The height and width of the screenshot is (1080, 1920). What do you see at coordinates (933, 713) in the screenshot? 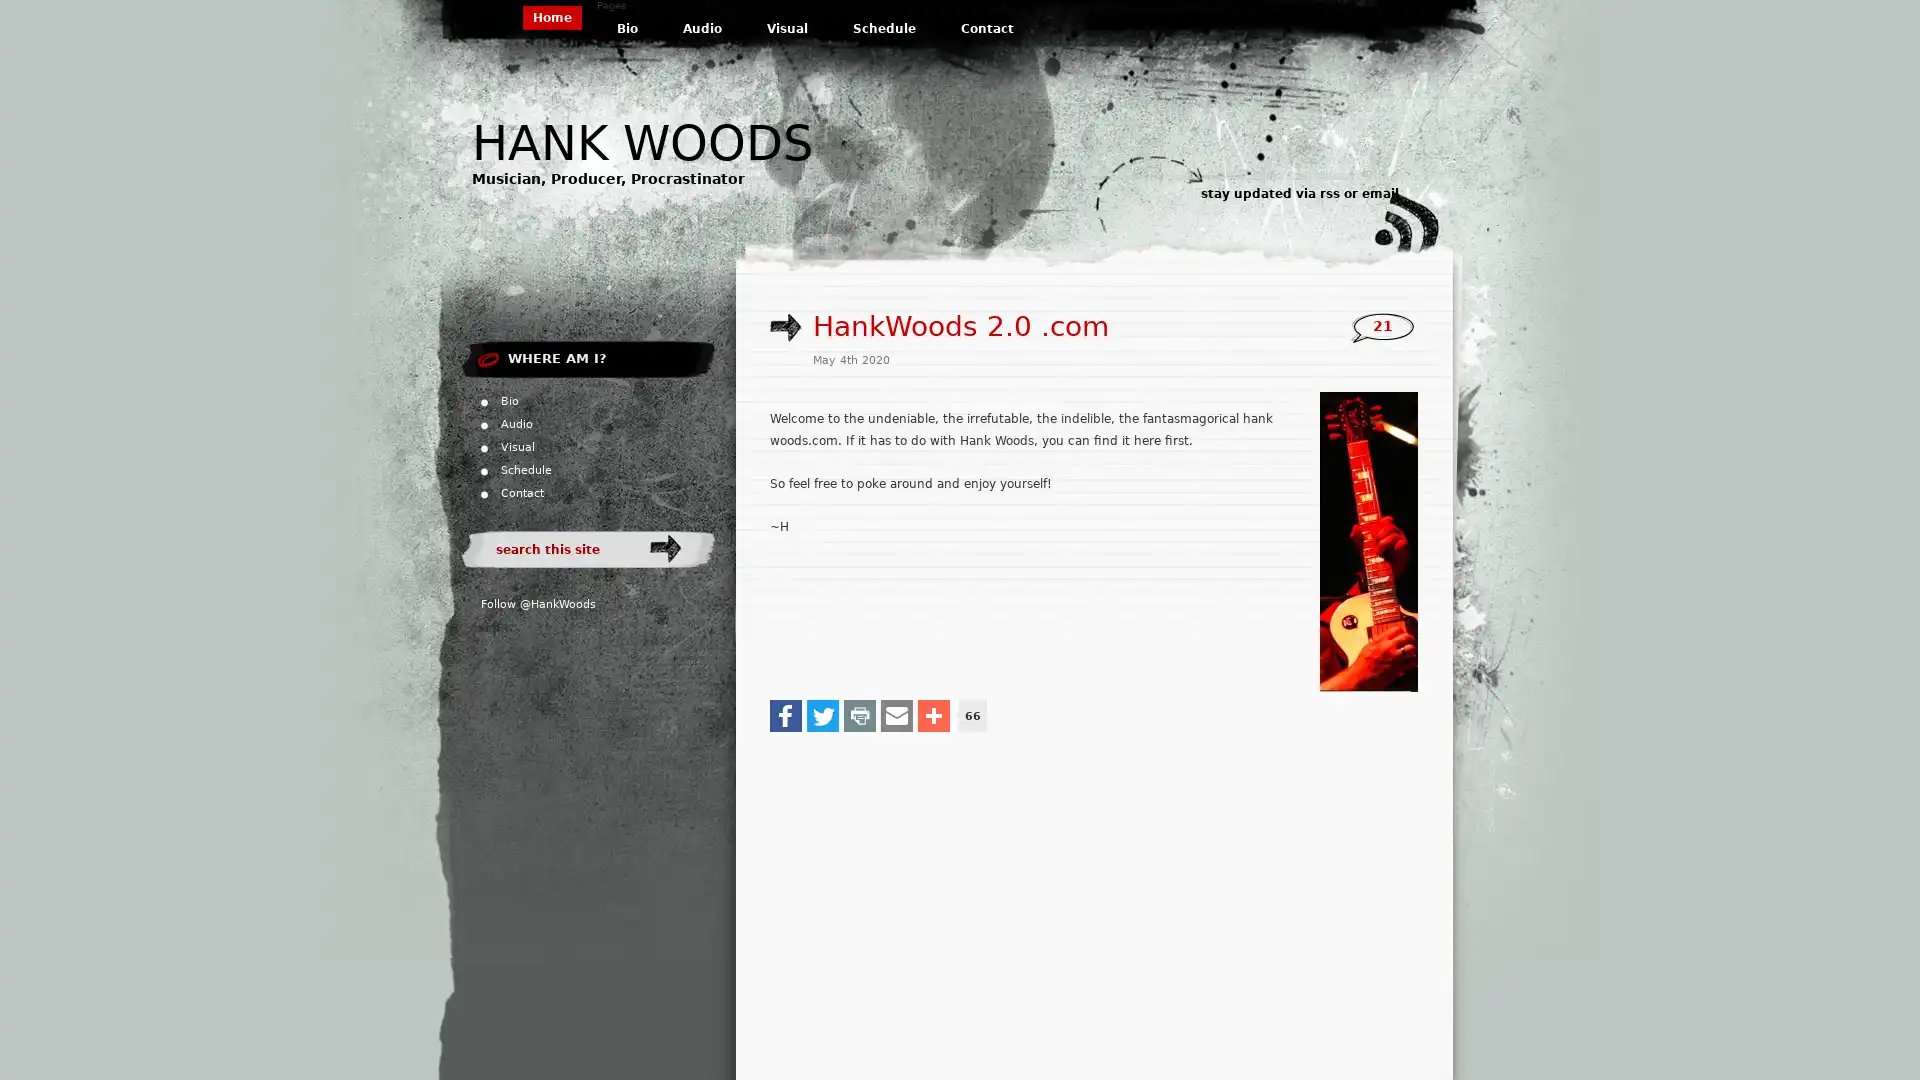
I see `Share to More` at bounding box center [933, 713].